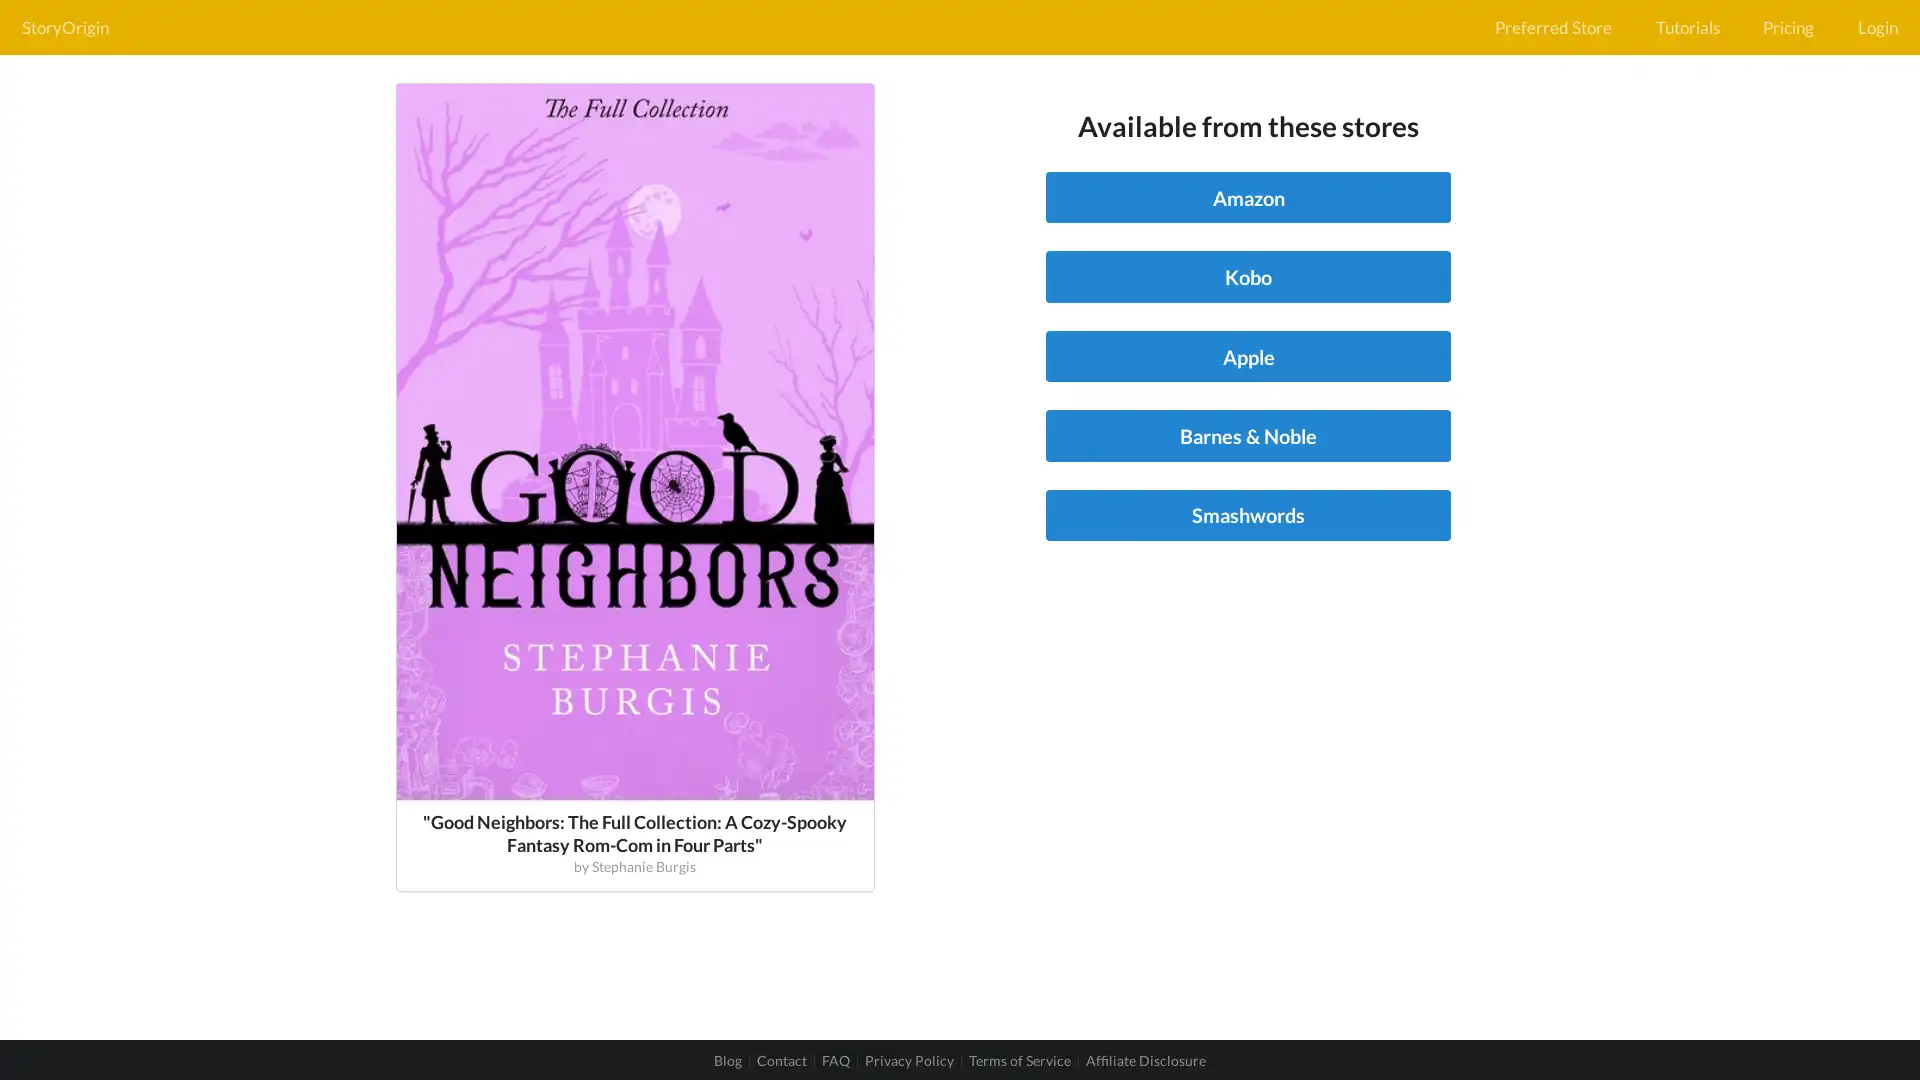 The width and height of the screenshot is (1920, 1080). What do you see at coordinates (1247, 434) in the screenshot?
I see `Barnes & Noble` at bounding box center [1247, 434].